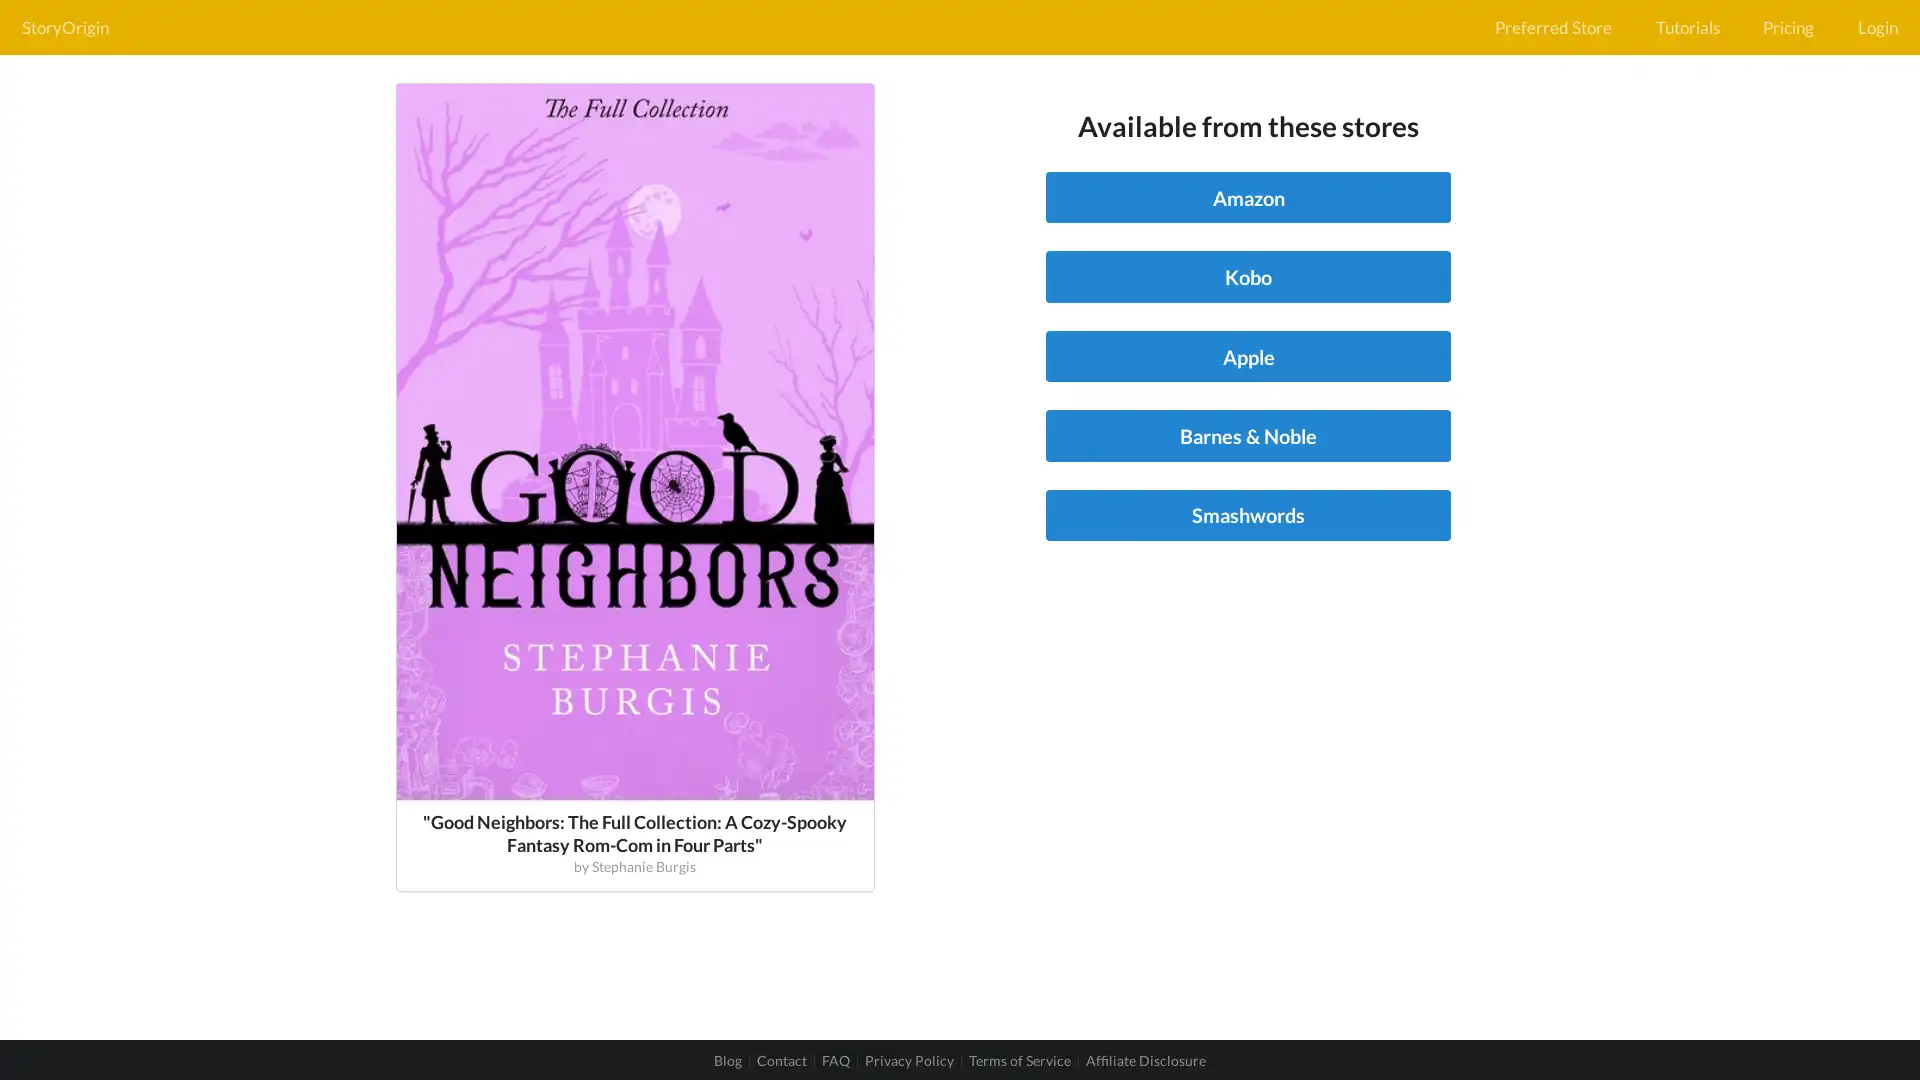 The width and height of the screenshot is (1920, 1080). What do you see at coordinates (1247, 434) in the screenshot?
I see `Barnes & Noble` at bounding box center [1247, 434].